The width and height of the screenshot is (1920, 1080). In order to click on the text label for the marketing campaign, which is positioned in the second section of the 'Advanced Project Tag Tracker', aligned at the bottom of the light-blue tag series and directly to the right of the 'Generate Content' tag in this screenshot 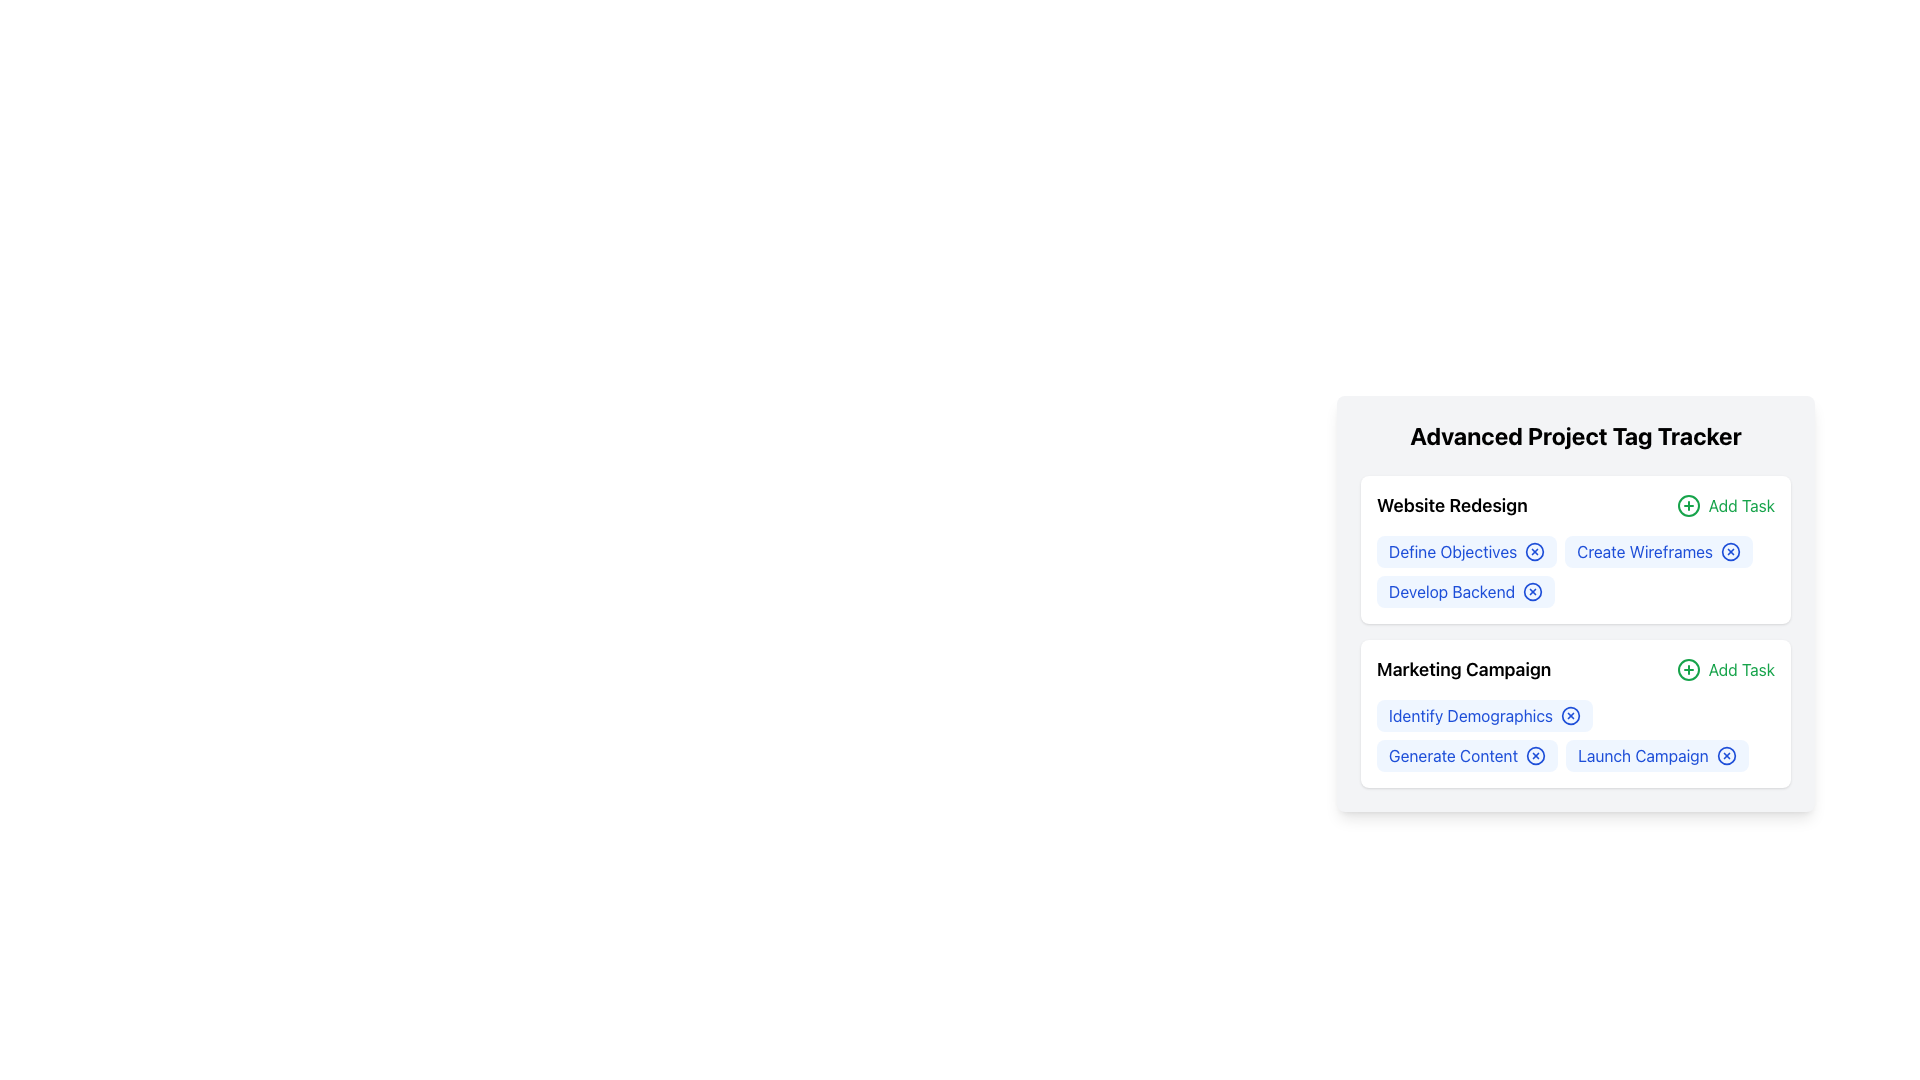, I will do `click(1643, 756)`.